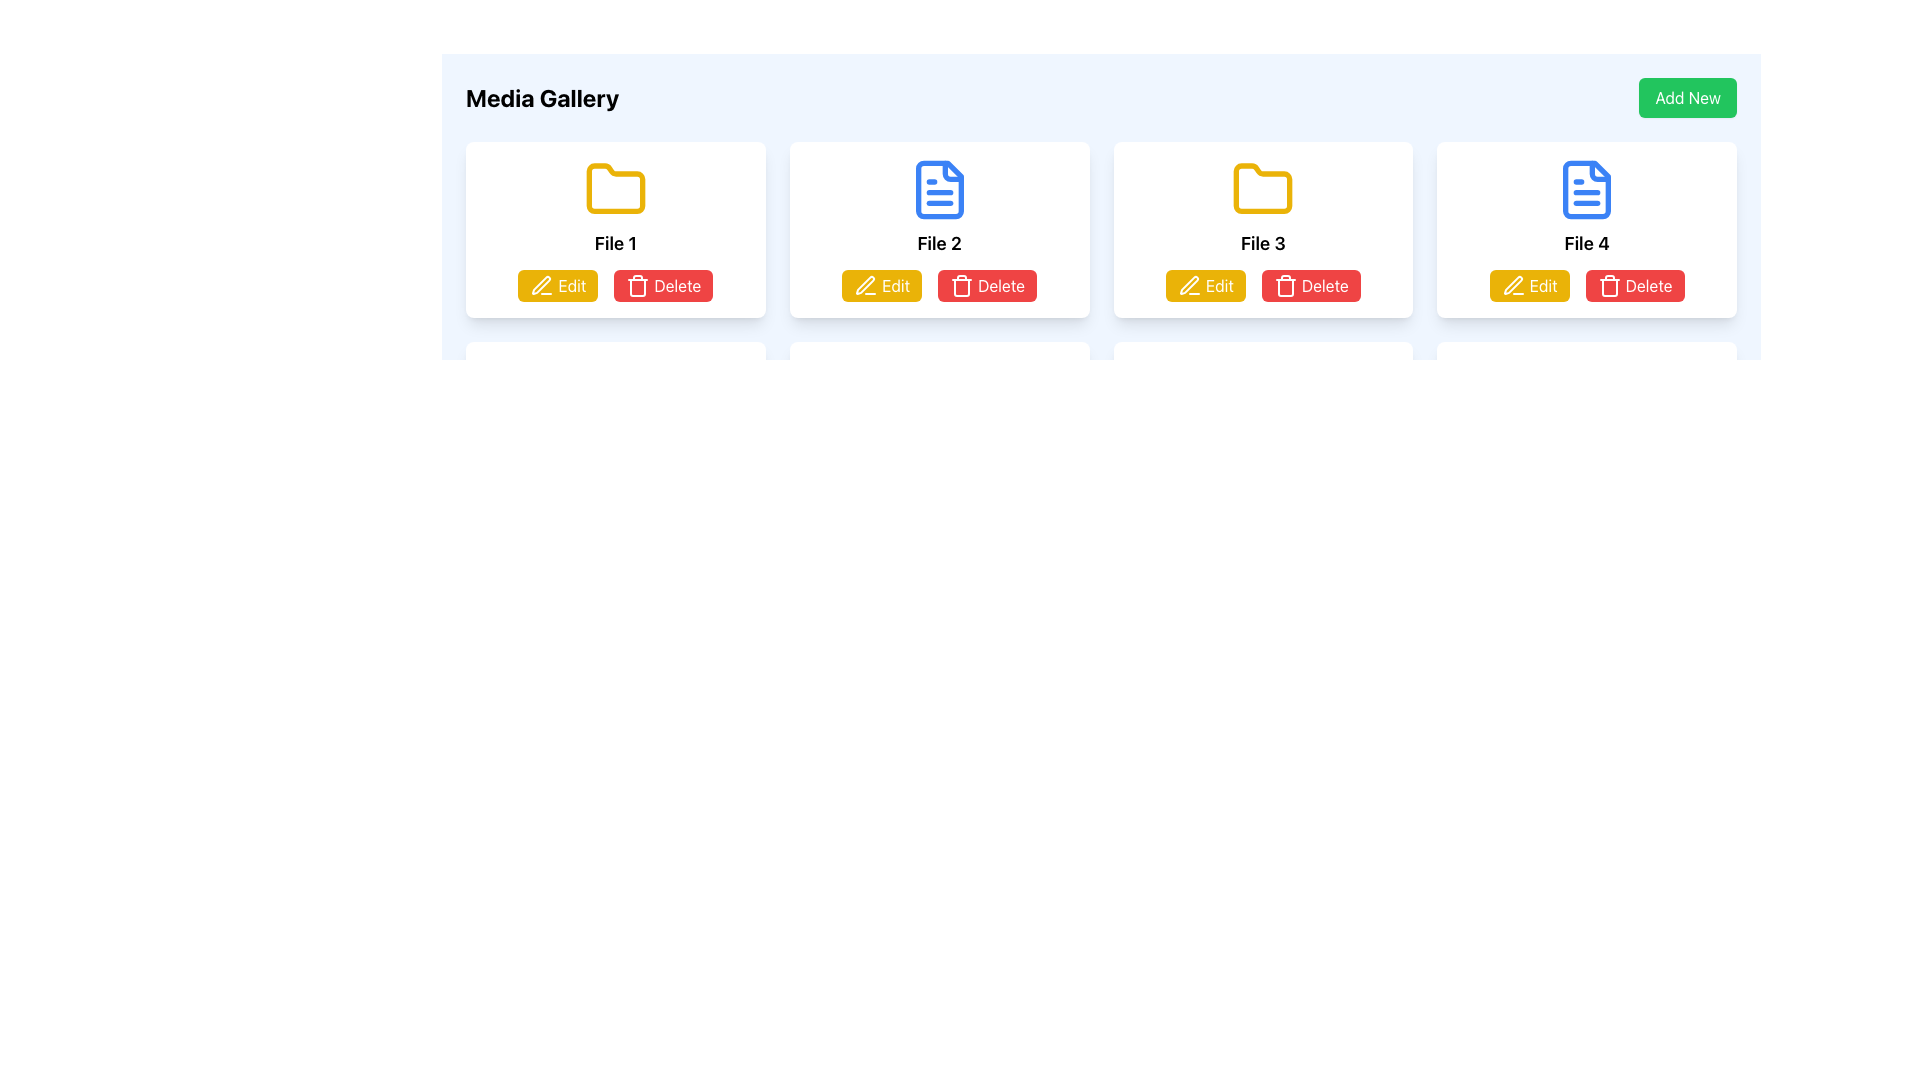  Describe the element at coordinates (637, 285) in the screenshot. I see `the trash bin icon within the 'Delete' button located at the bottom right corner of the 'File 1' card` at that location.